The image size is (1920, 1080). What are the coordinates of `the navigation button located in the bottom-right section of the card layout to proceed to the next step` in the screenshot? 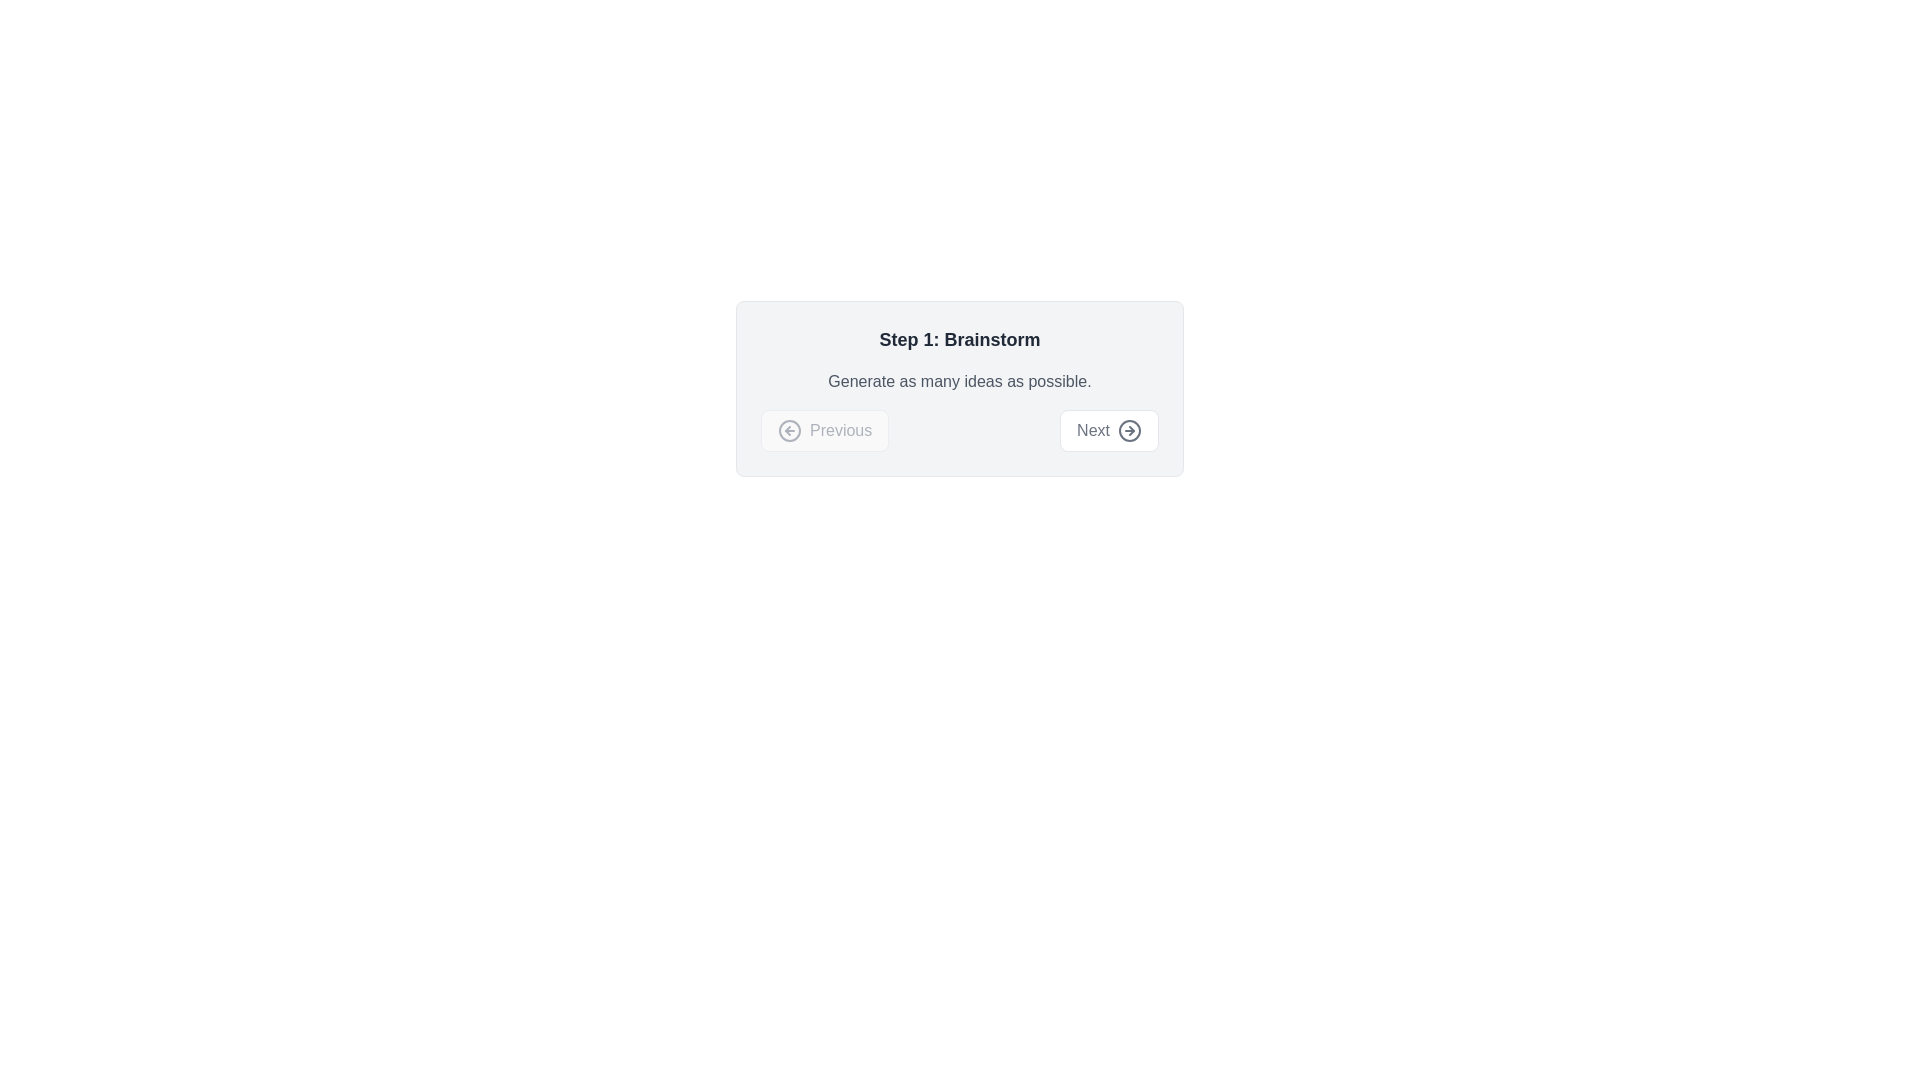 It's located at (1108, 430).